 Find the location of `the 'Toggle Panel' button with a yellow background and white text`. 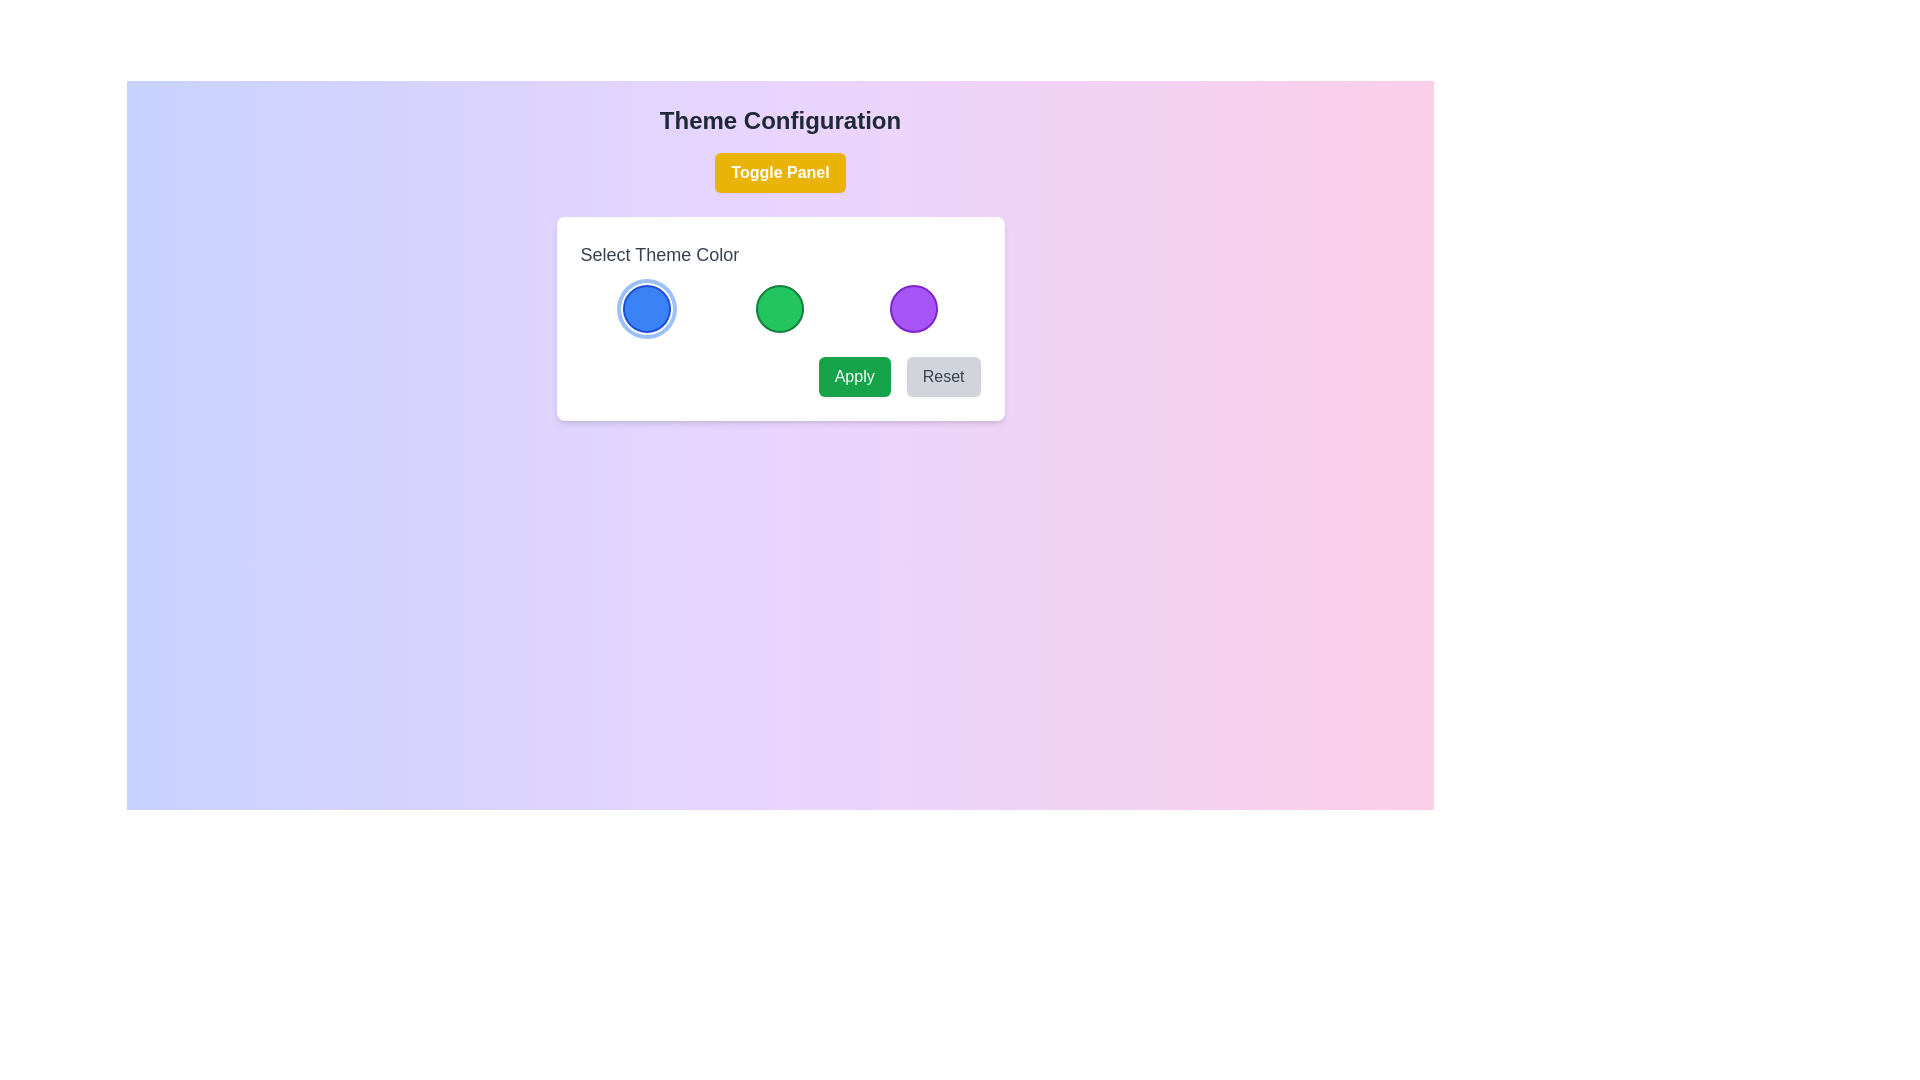

the 'Toggle Panel' button with a yellow background and white text is located at coordinates (779, 172).